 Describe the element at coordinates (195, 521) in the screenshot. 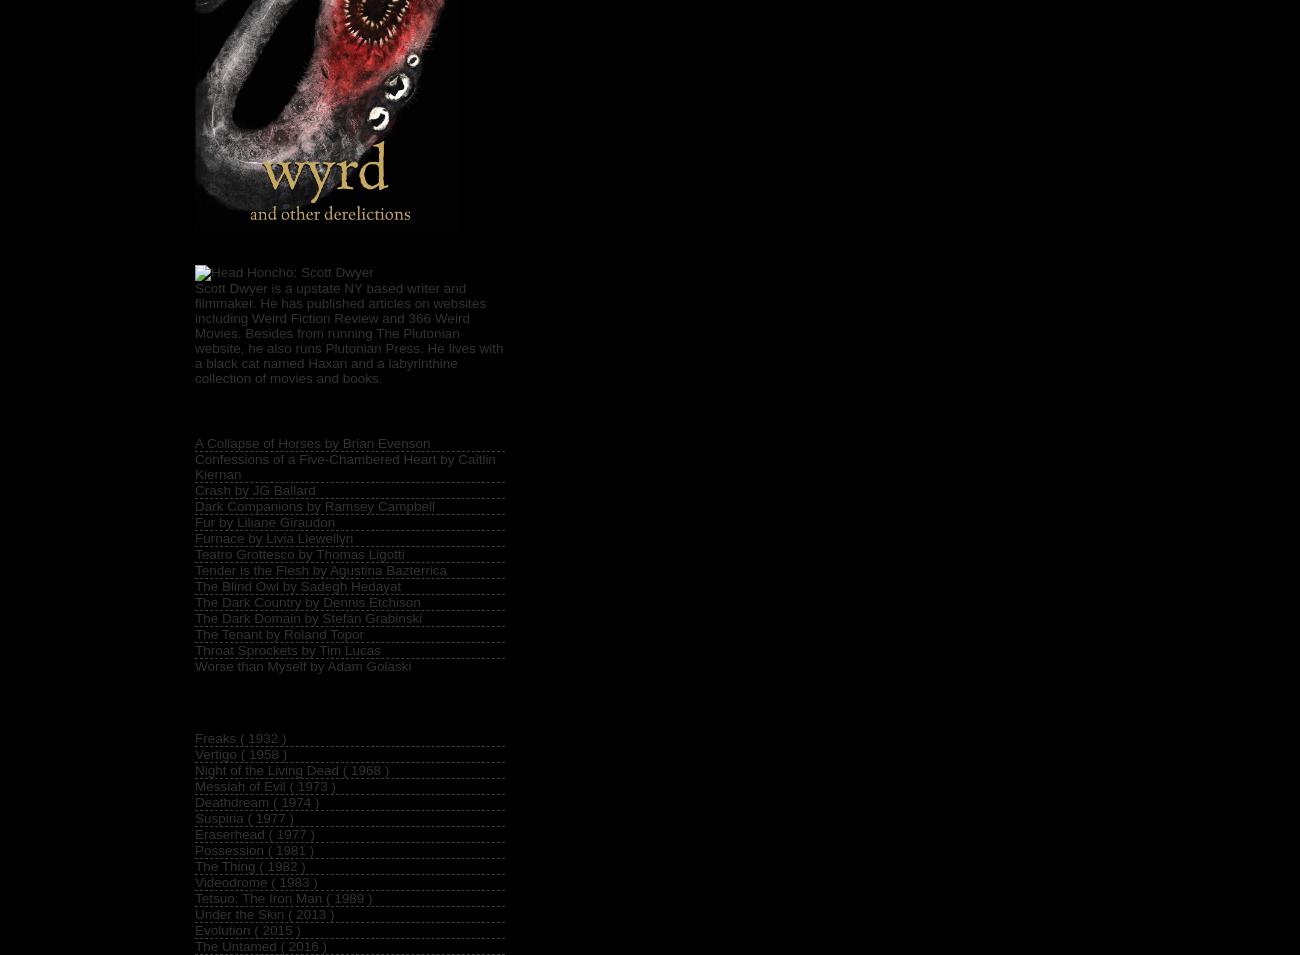

I see `'Fur by Liliane Giraudon'` at that location.